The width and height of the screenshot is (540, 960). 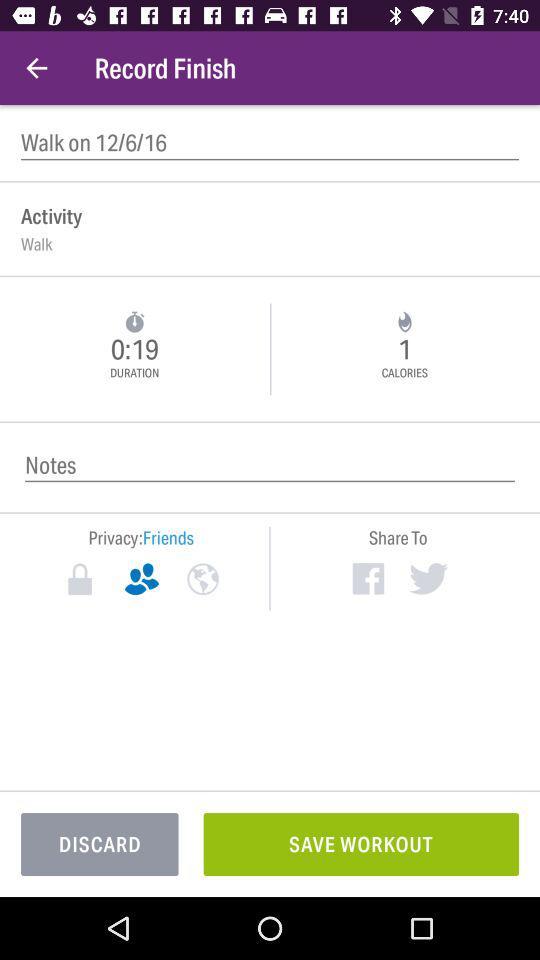 What do you see at coordinates (427, 578) in the screenshot?
I see `share on twitter` at bounding box center [427, 578].